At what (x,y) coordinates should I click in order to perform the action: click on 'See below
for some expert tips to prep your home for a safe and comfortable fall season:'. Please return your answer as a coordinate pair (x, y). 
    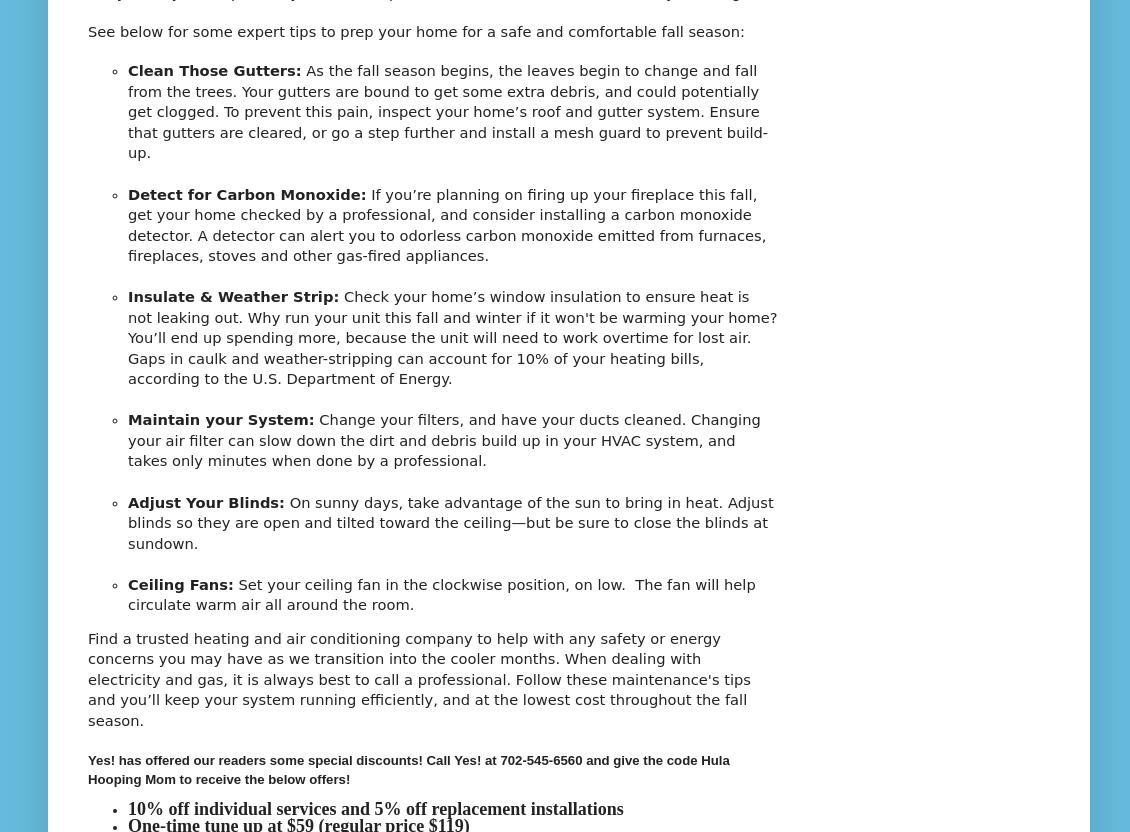
    Looking at the image, I should click on (415, 31).